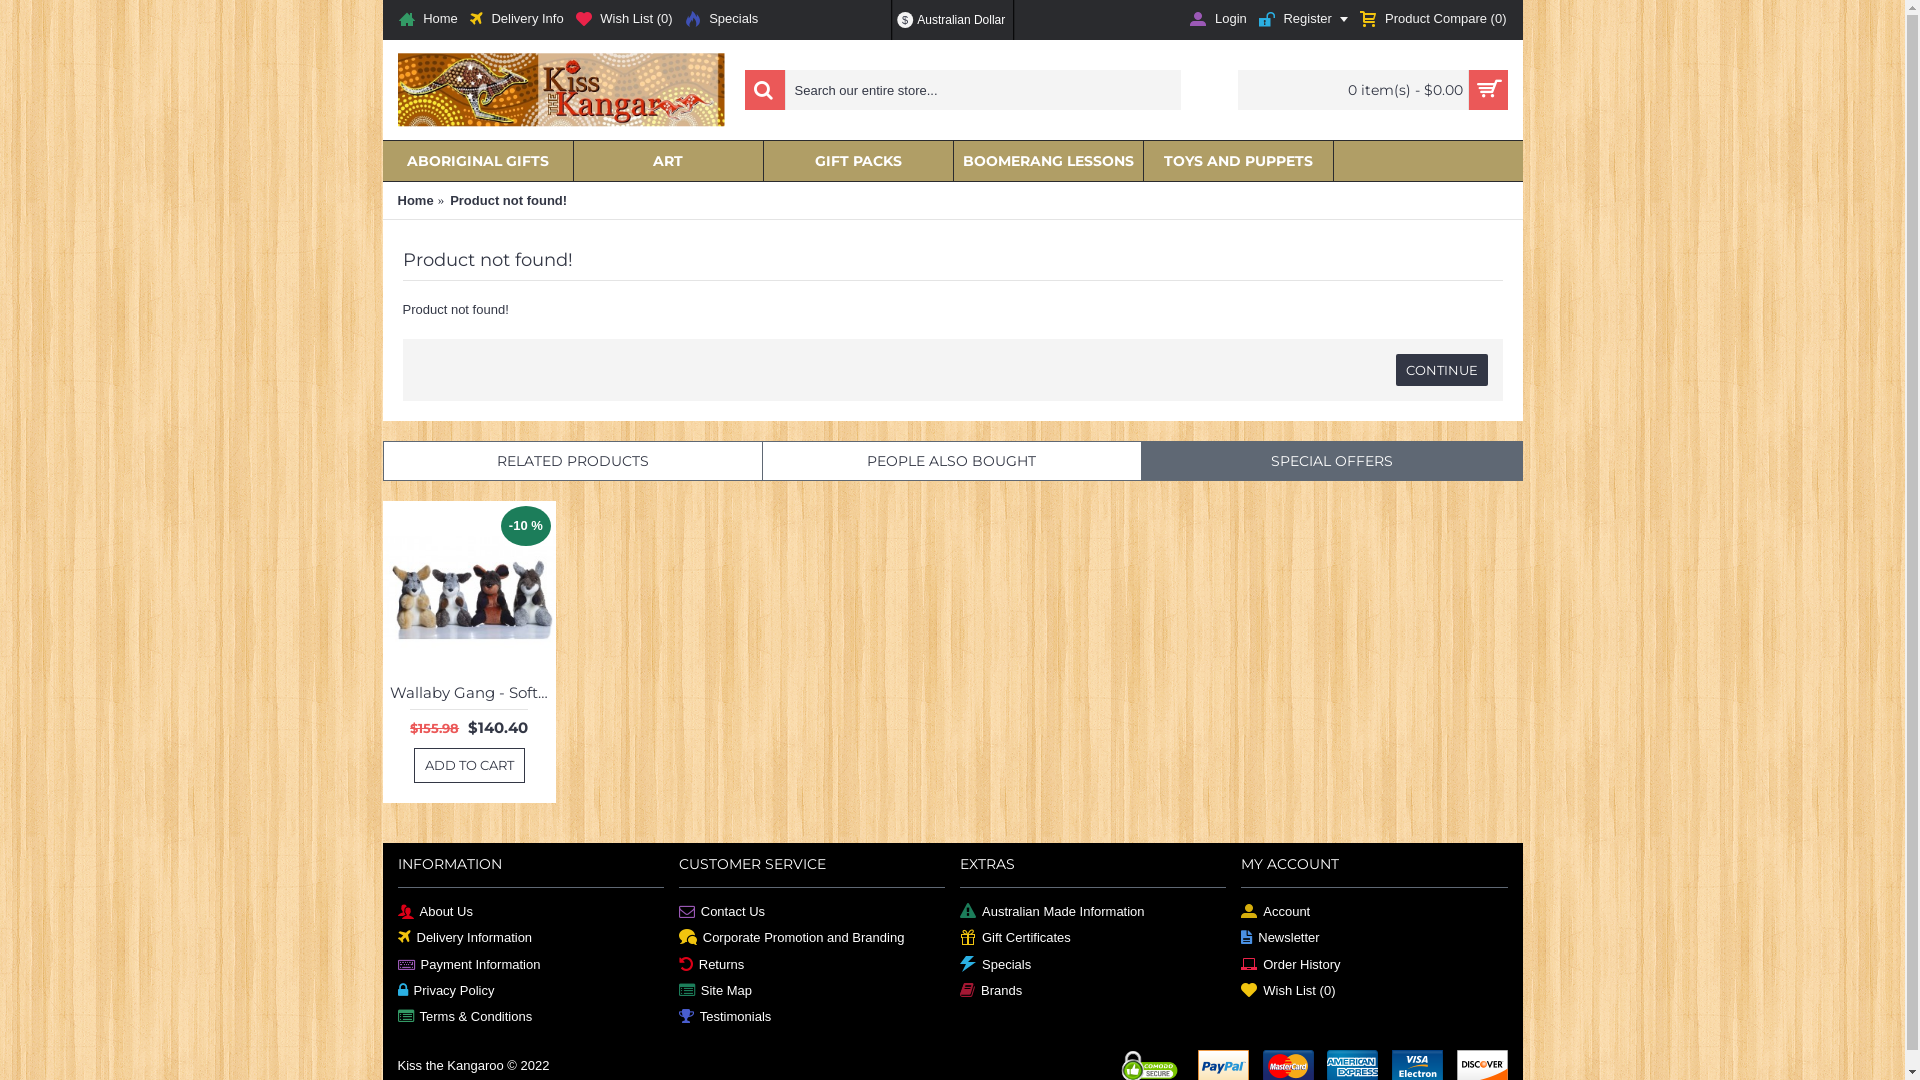  Describe the element at coordinates (467, 690) in the screenshot. I see `'Wallaby Gang - Soft Toys'` at that location.